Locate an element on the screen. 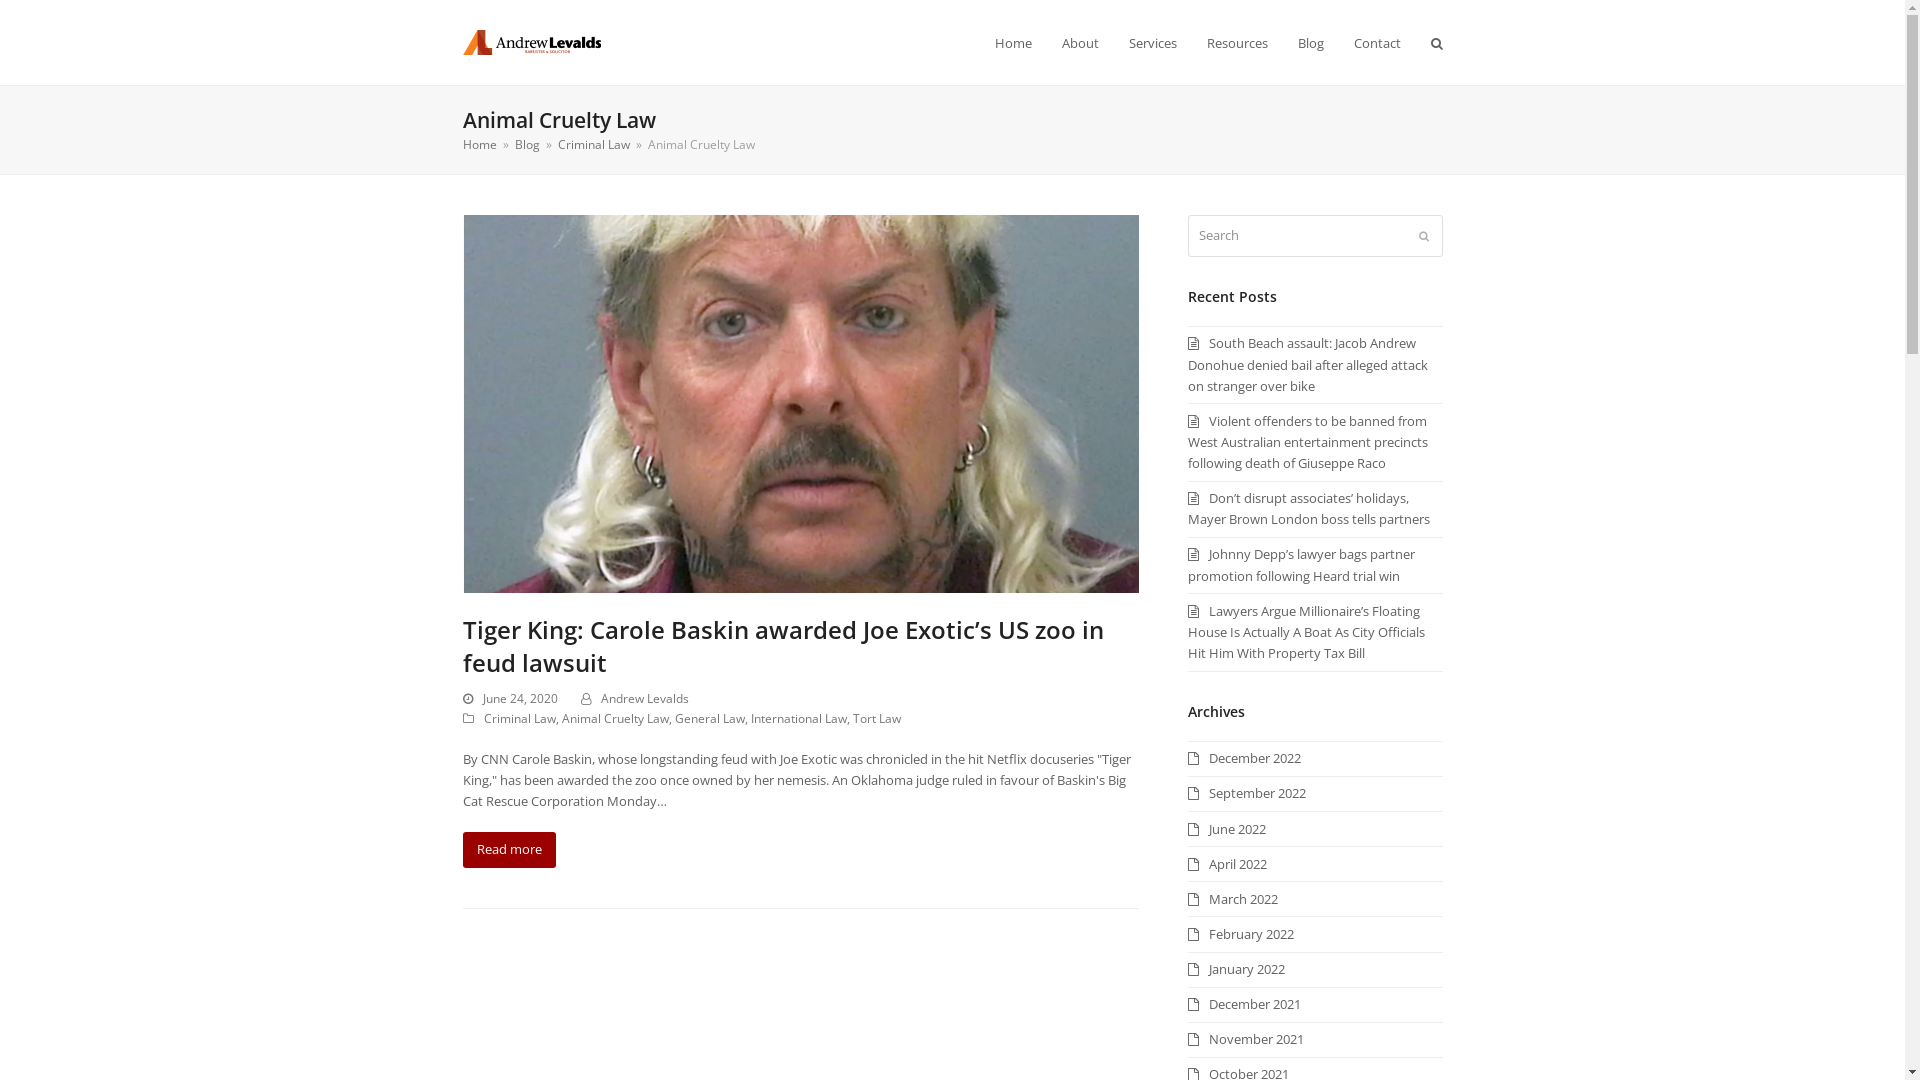  'About' is located at coordinates (1078, 42).